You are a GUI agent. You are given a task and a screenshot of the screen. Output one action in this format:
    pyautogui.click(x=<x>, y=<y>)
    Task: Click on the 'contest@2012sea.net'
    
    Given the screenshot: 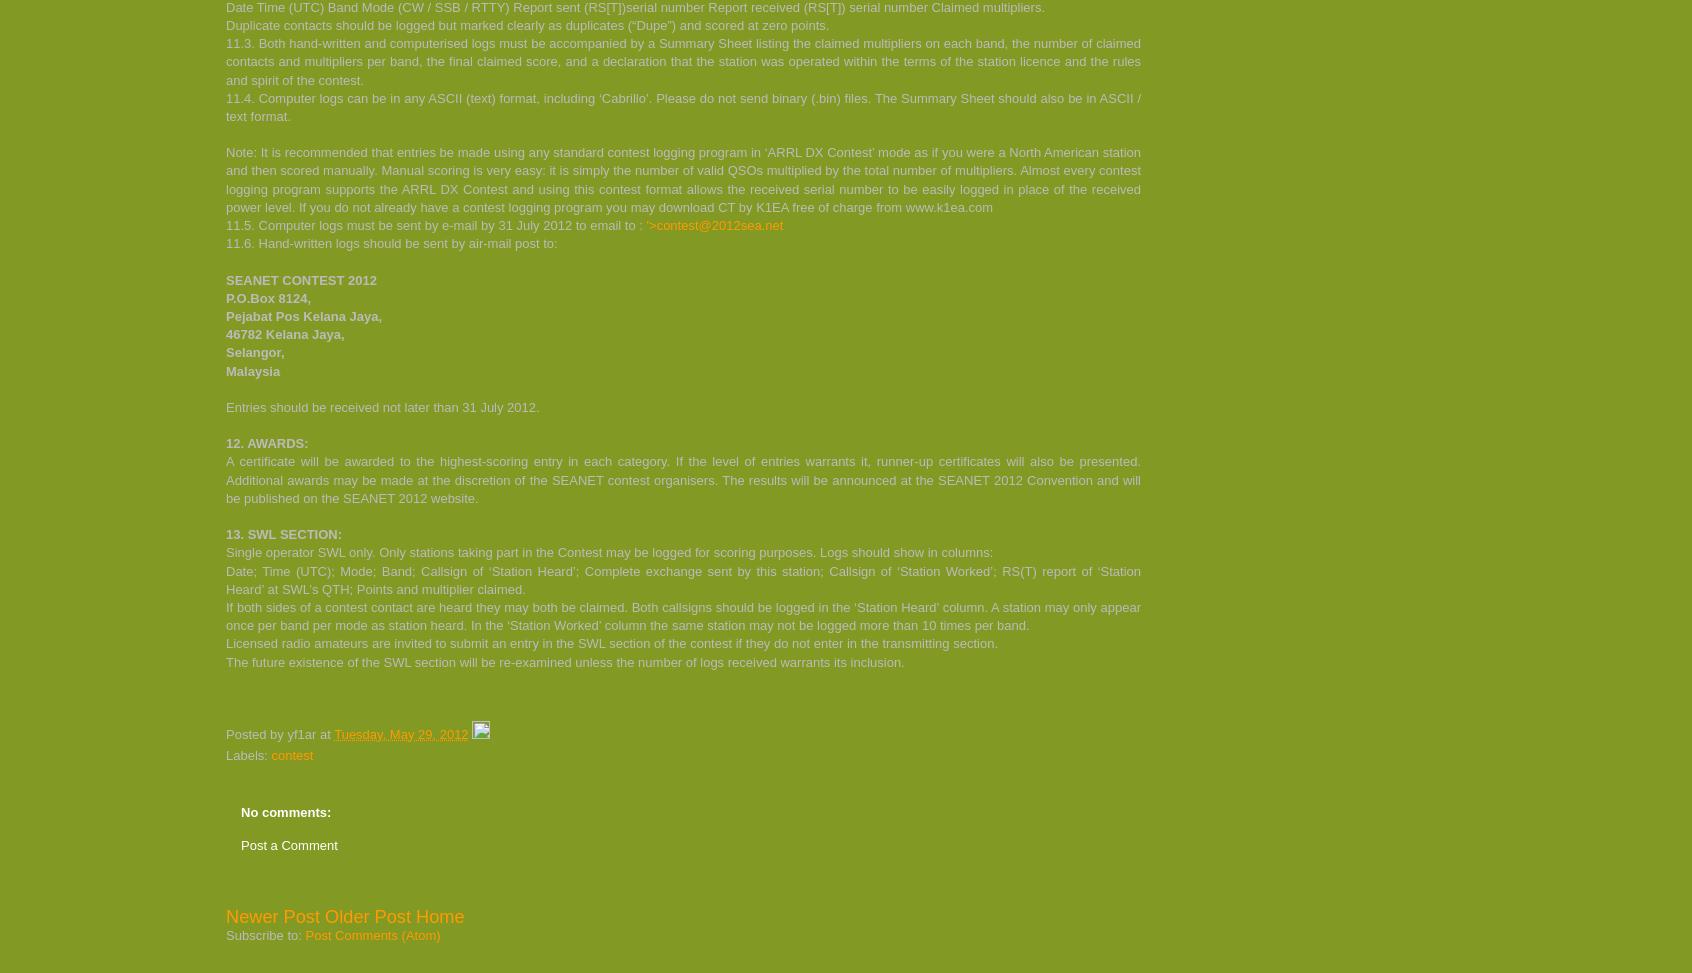 What is the action you would take?
    pyautogui.click(x=718, y=224)
    